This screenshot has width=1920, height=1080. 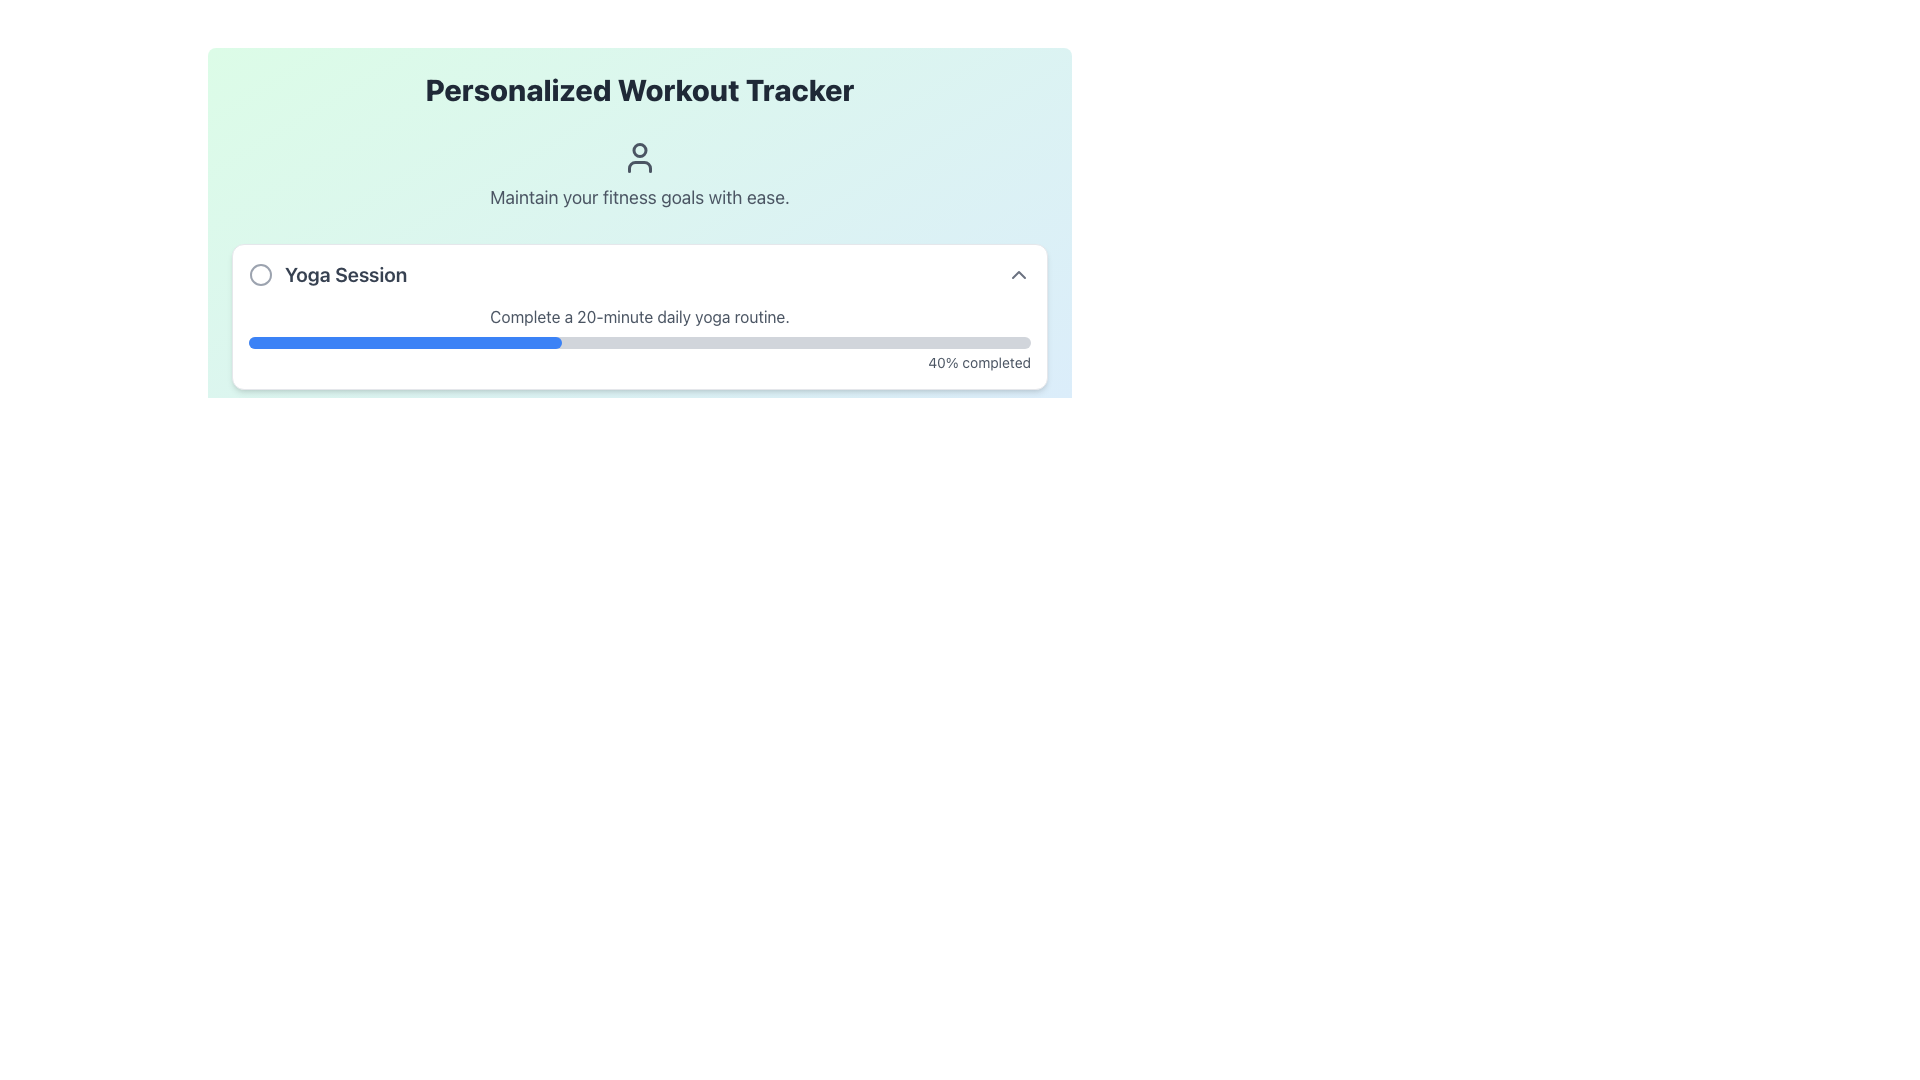 I want to click on the text element that reads 'Complete a 20-minute daily yoga routine.' located below the 'Yoga Session' title, so click(x=638, y=315).